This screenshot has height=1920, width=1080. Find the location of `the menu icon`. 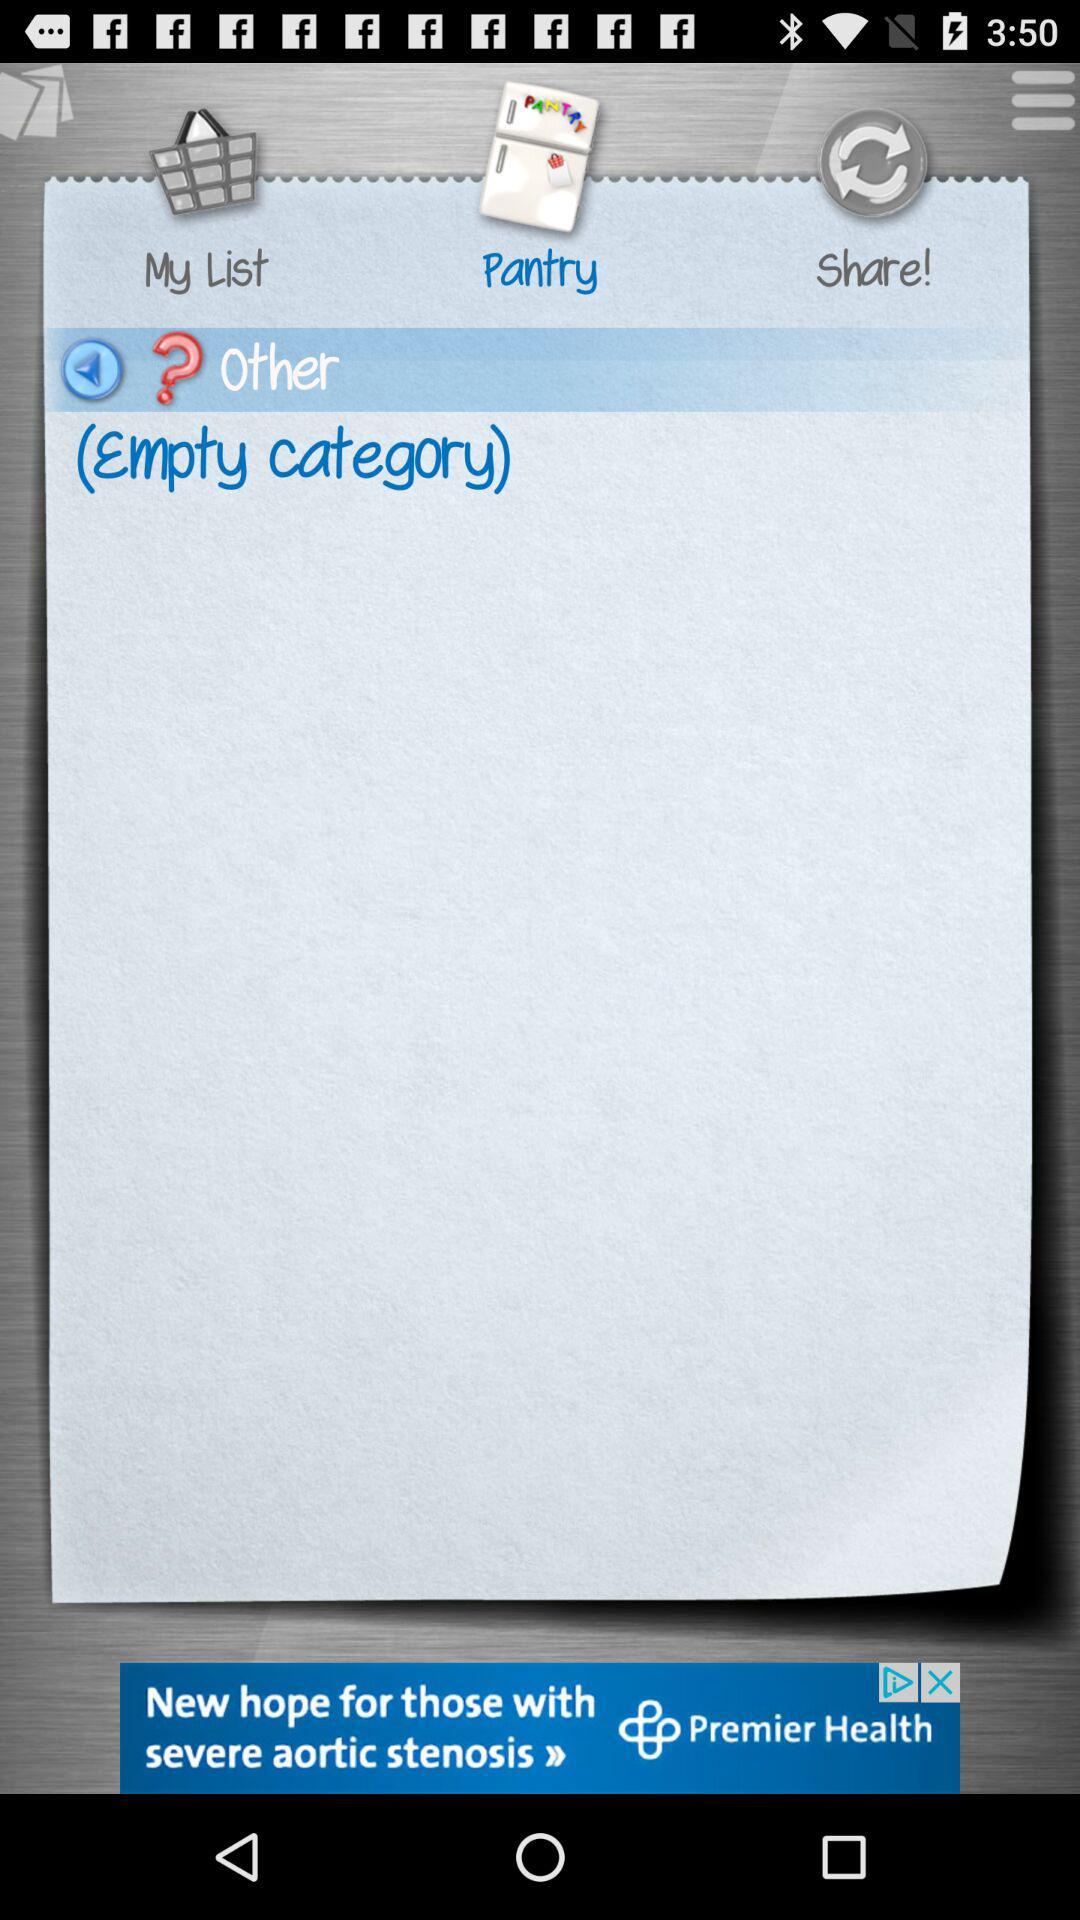

the menu icon is located at coordinates (1032, 117).